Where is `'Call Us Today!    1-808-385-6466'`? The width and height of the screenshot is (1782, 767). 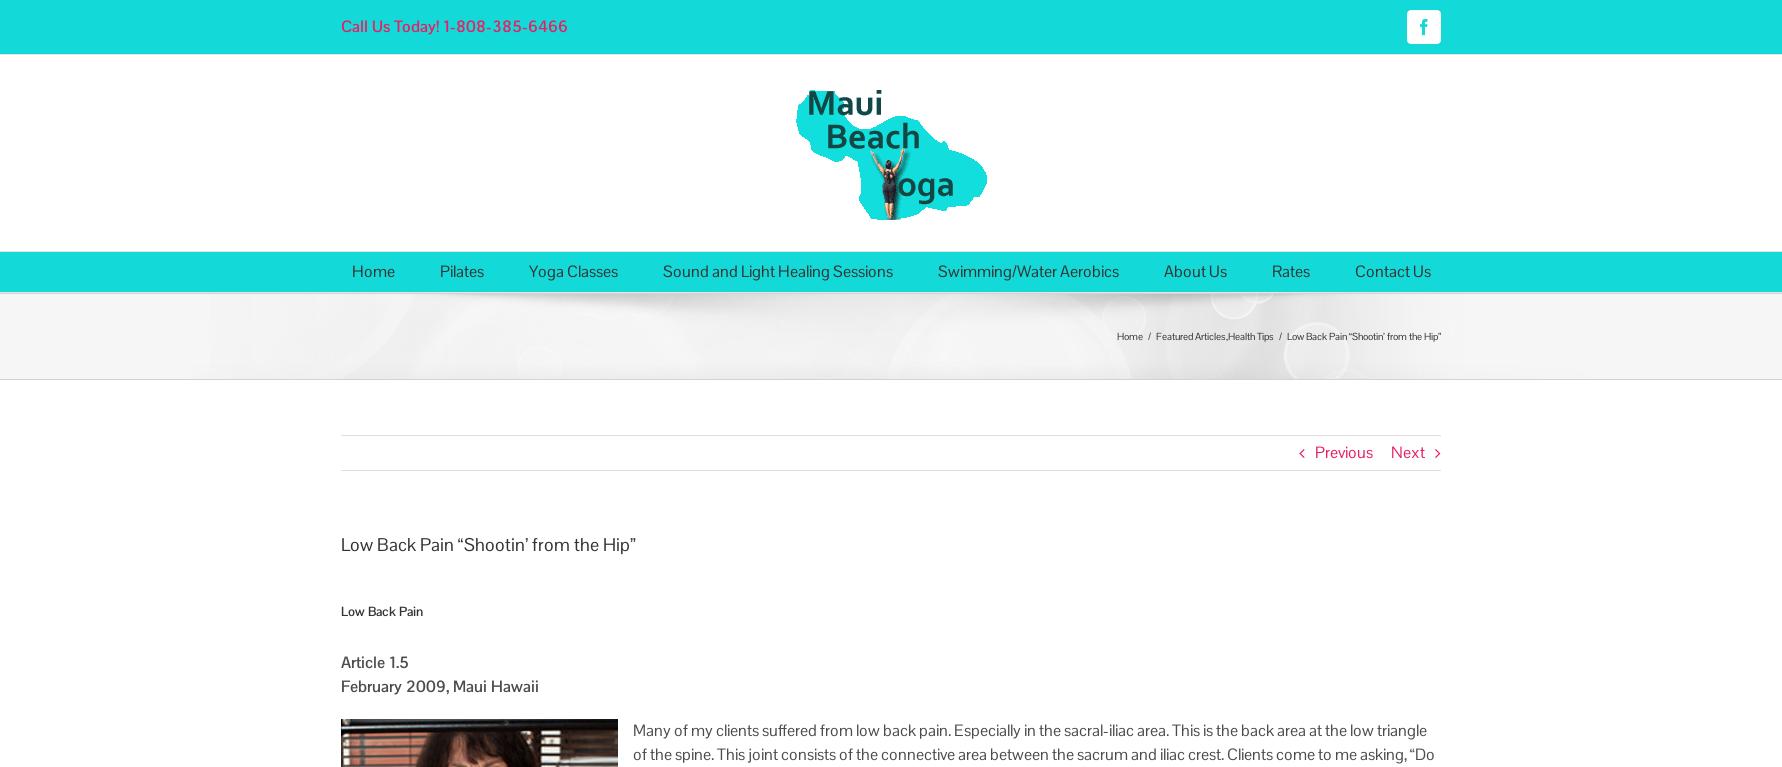
'Call Us Today!    1-808-385-6466' is located at coordinates (340, 25).